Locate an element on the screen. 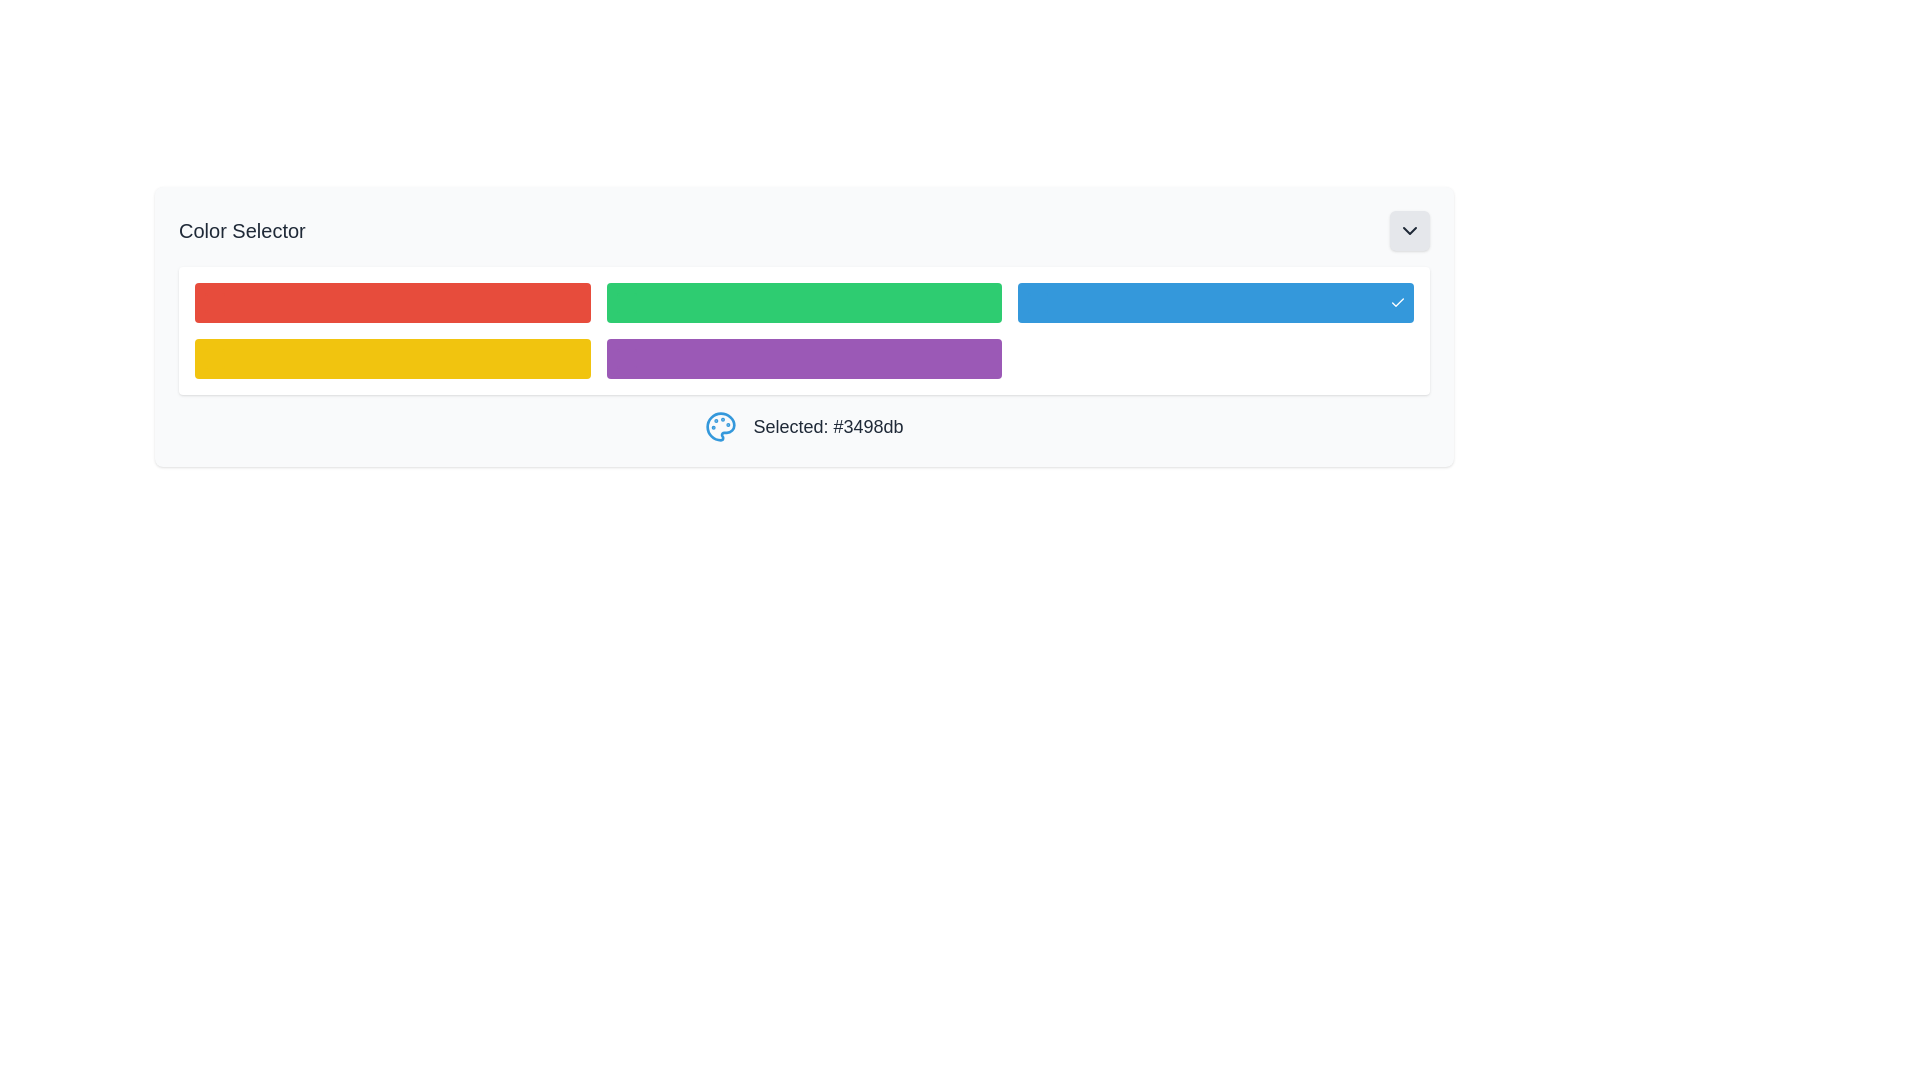  the small square decorative component with rounded corners, which is centrally aligned within the purple rectangular button in the second row of the color selector area is located at coordinates (625, 357).